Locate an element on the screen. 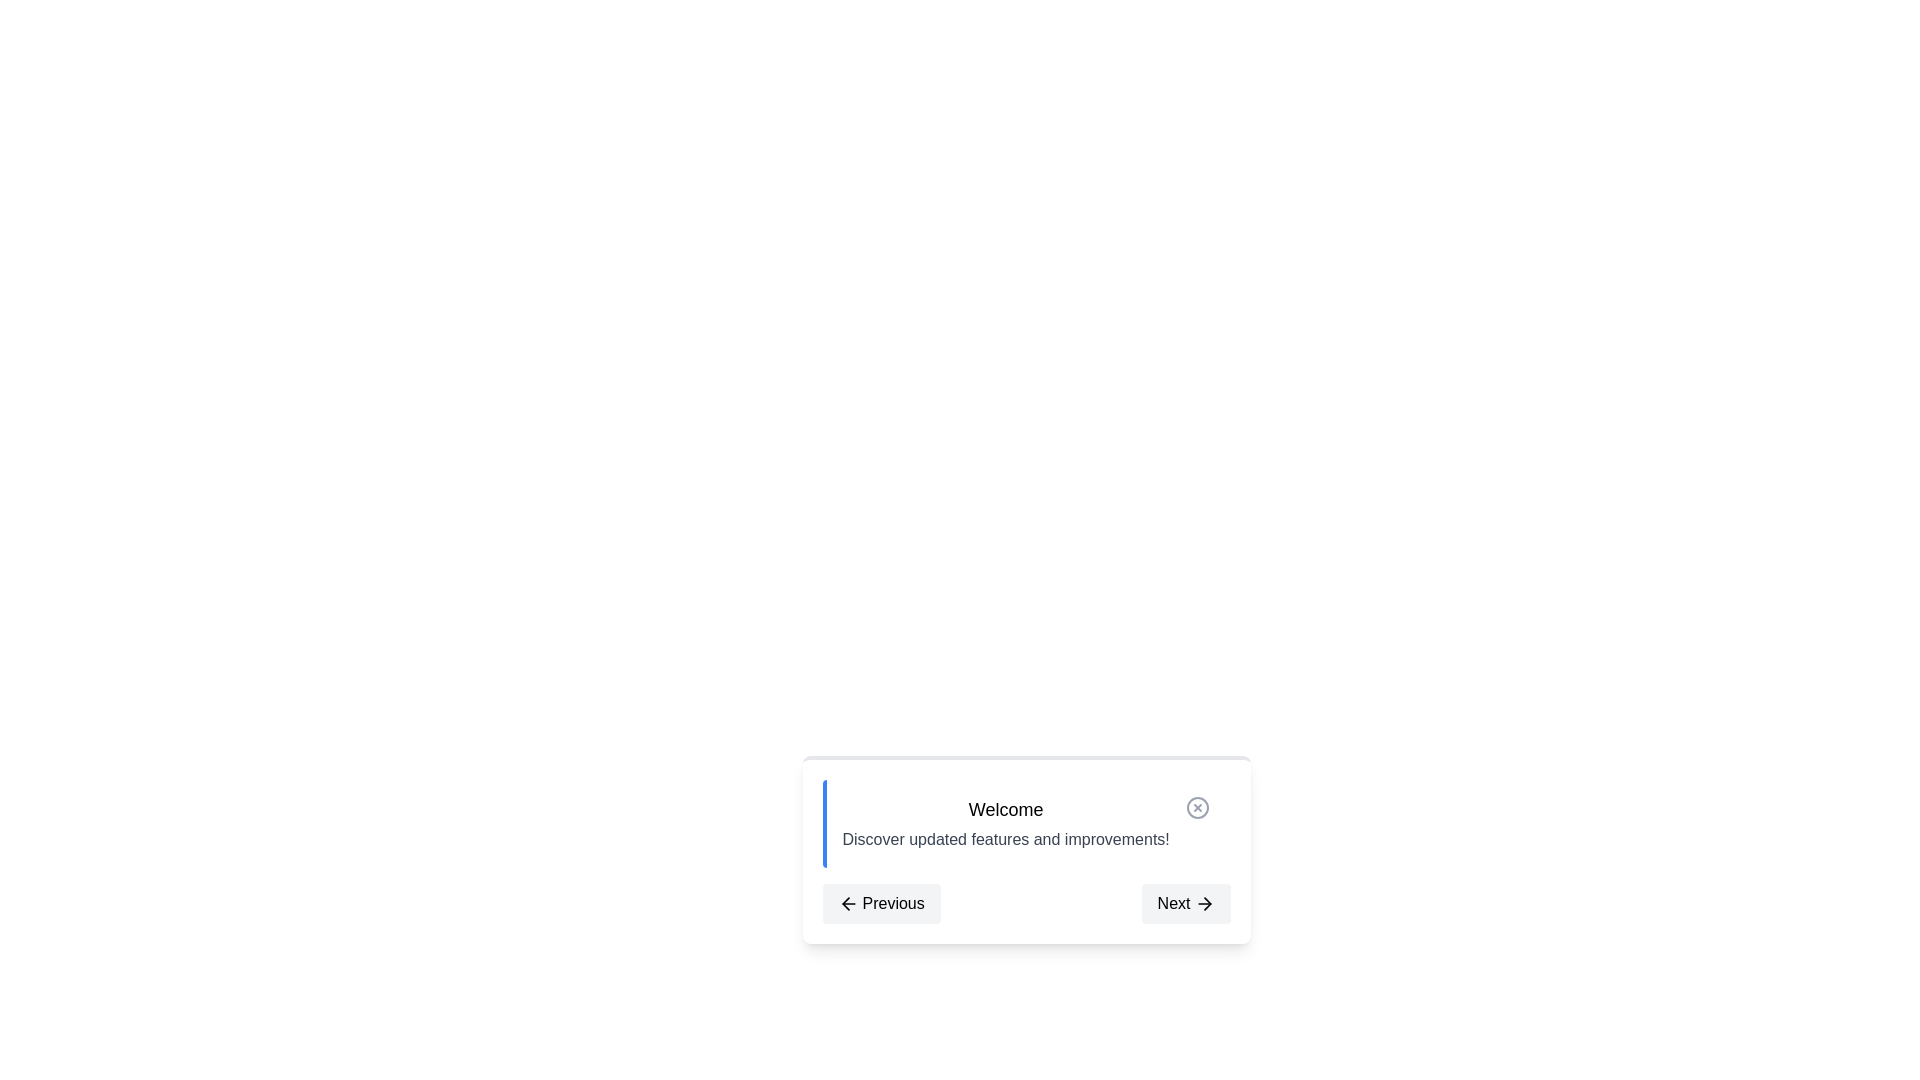 This screenshot has height=1080, width=1920. the text label that says 'Next', which is located in the center of the button labeled 'Next' is located at coordinates (1174, 903).